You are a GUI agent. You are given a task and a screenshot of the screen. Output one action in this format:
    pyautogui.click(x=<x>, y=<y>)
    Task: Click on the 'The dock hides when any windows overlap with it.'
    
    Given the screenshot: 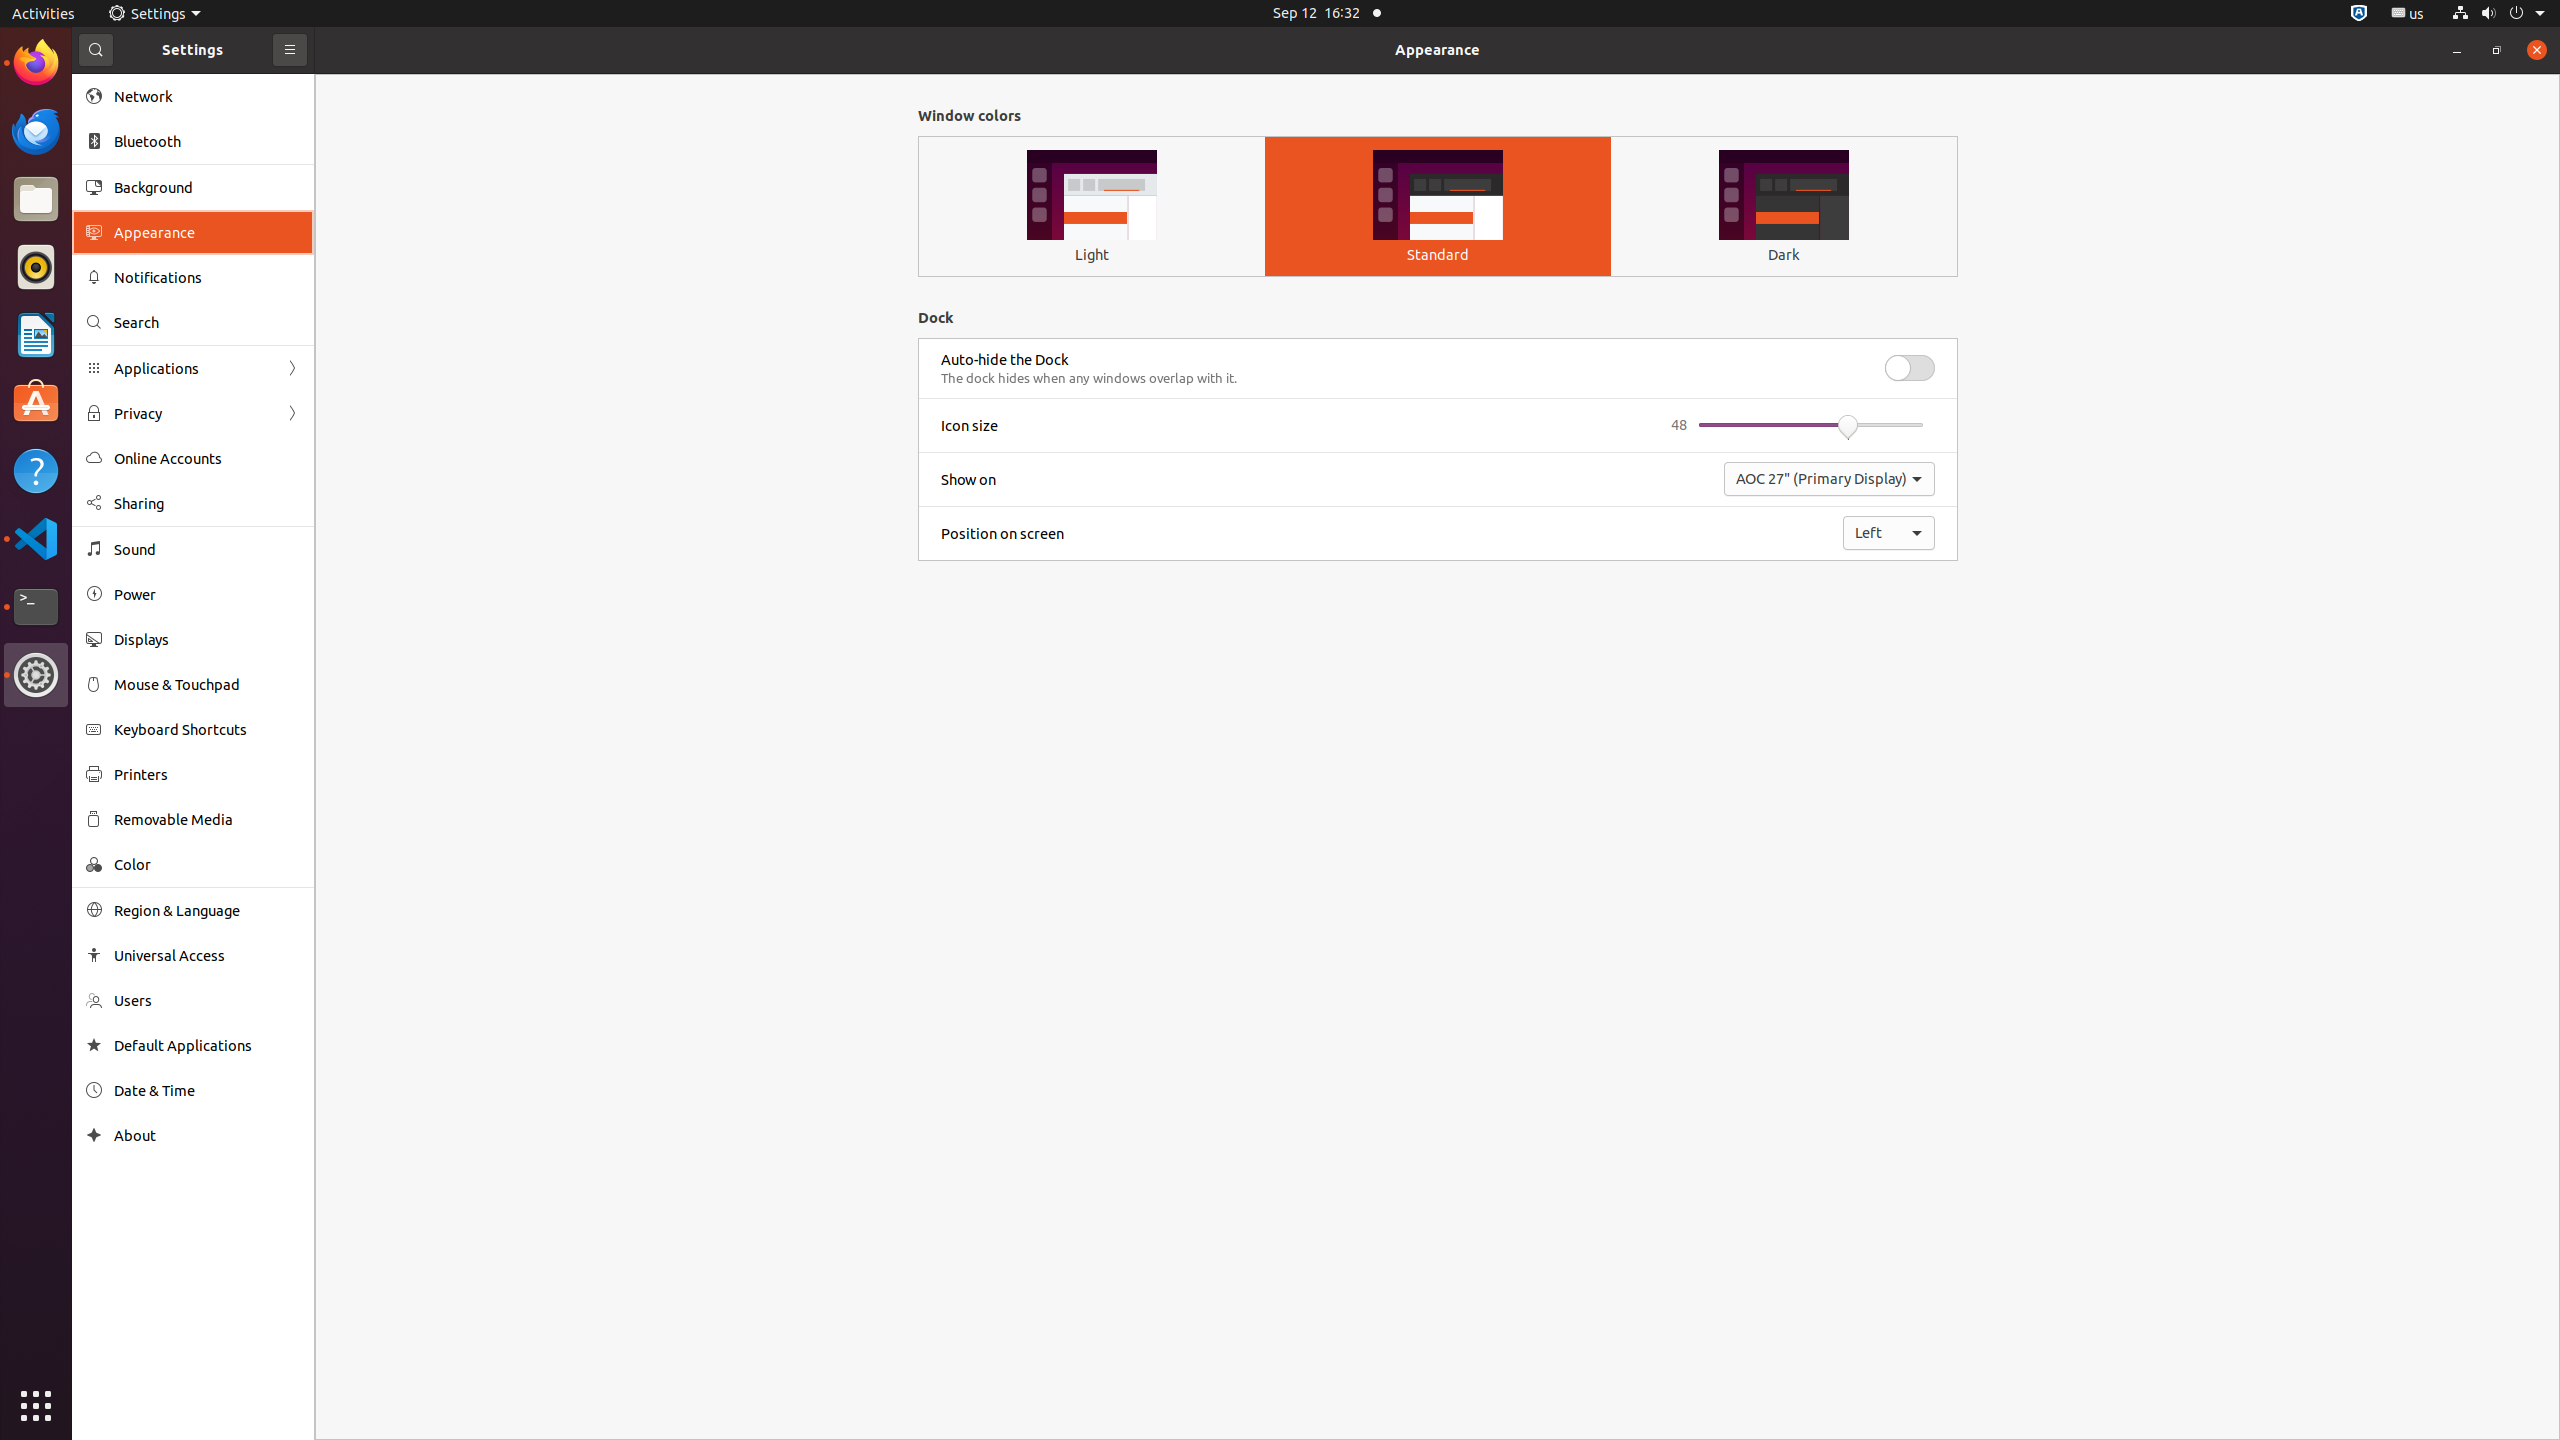 What is the action you would take?
    pyautogui.click(x=1088, y=378)
    